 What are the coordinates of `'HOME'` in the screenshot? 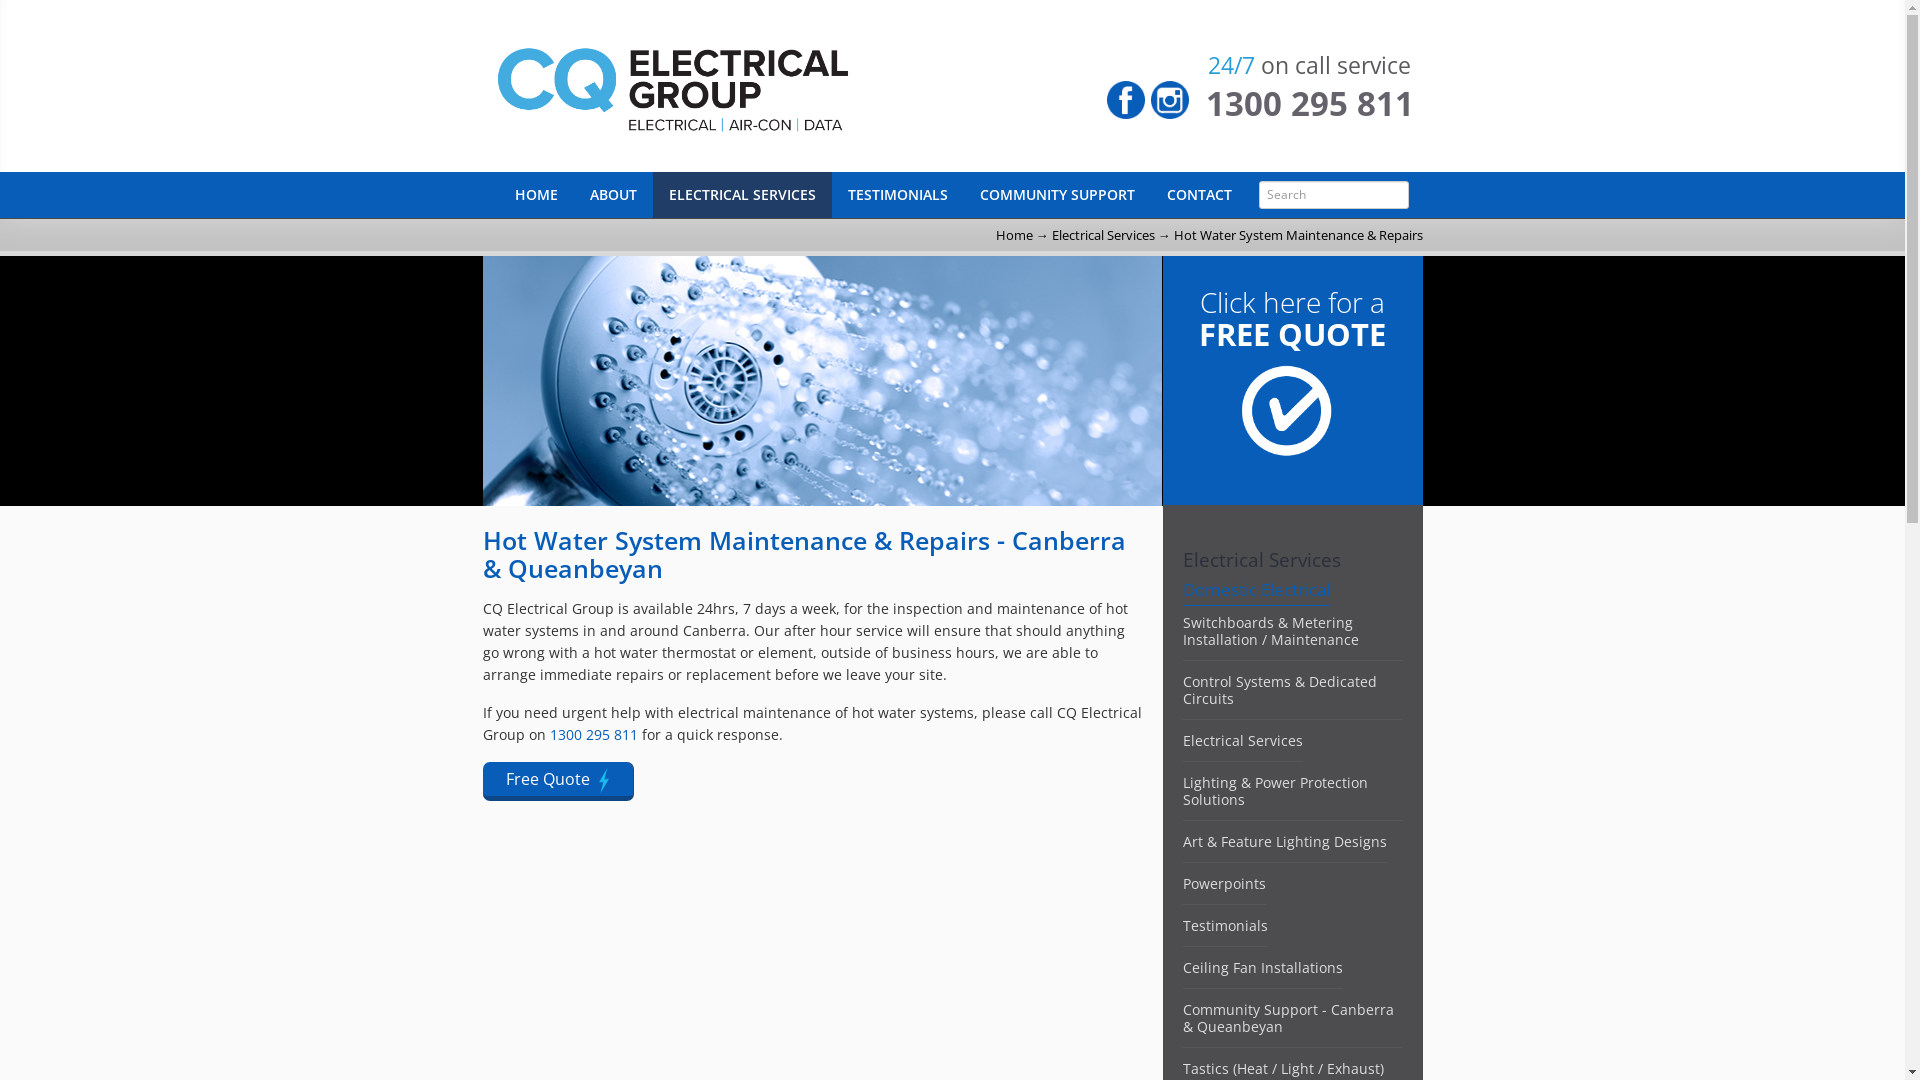 It's located at (498, 195).